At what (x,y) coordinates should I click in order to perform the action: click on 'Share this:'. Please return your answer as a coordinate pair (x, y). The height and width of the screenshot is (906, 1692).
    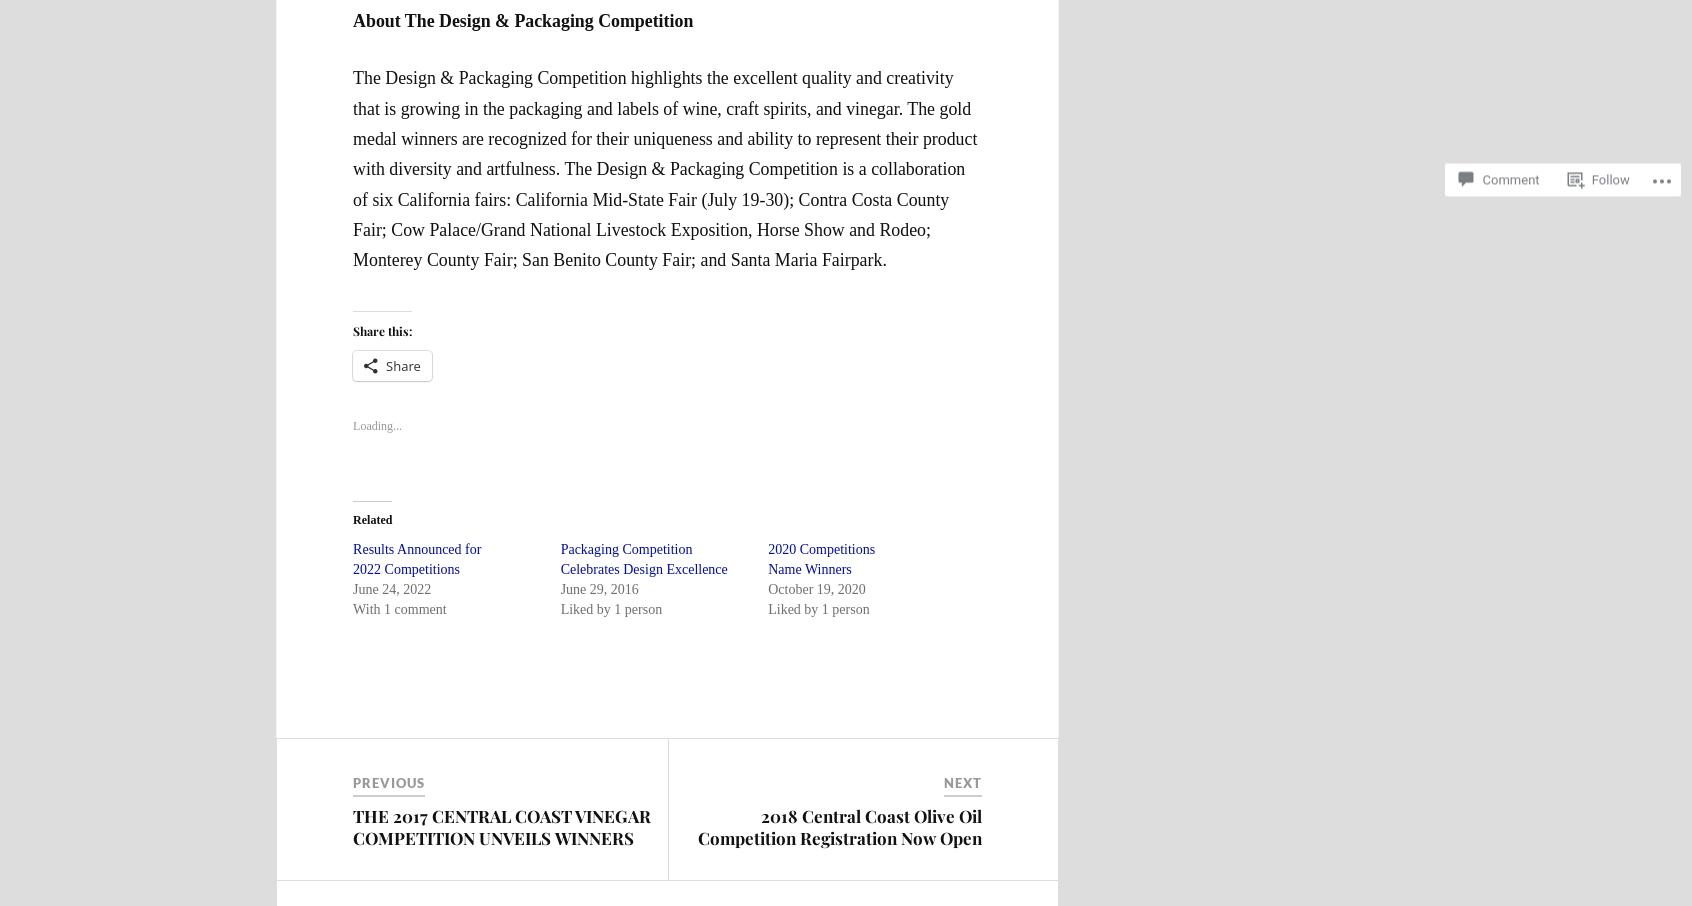
    Looking at the image, I should click on (382, 330).